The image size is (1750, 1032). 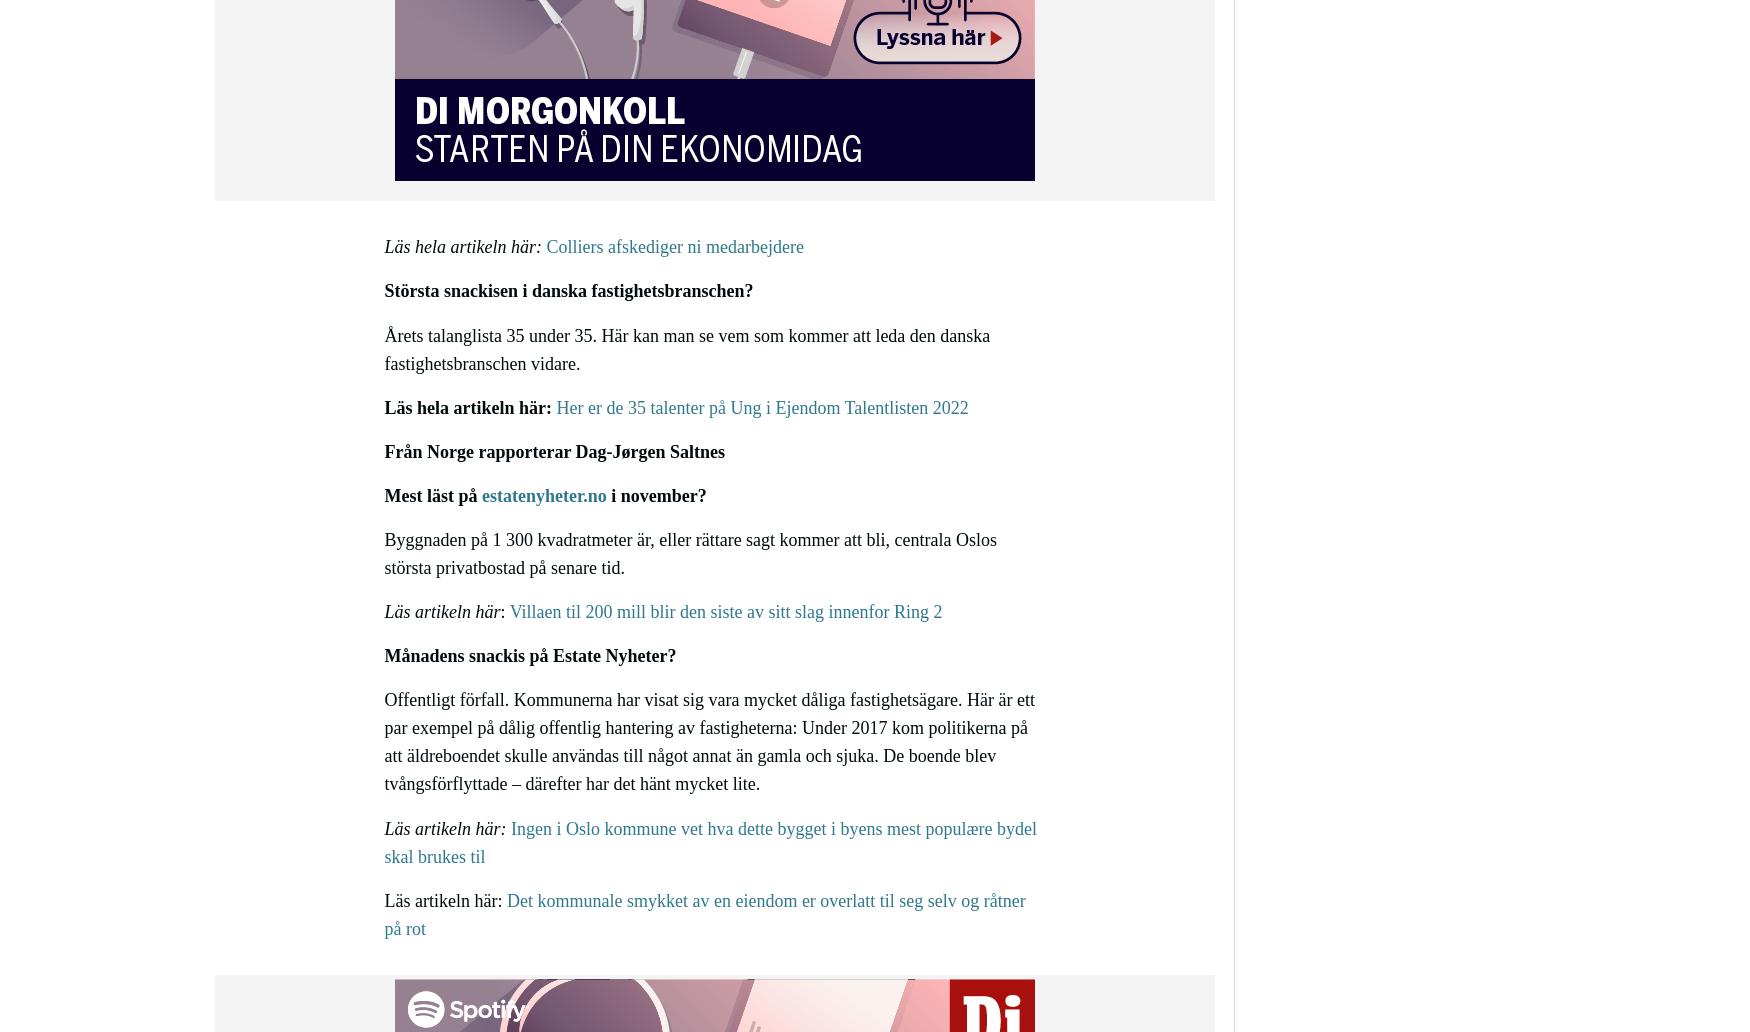 What do you see at coordinates (704, 913) in the screenshot?
I see `'Det kommunale smykket av en eiendom er overlatt til seg selv og råtner på rot'` at bounding box center [704, 913].